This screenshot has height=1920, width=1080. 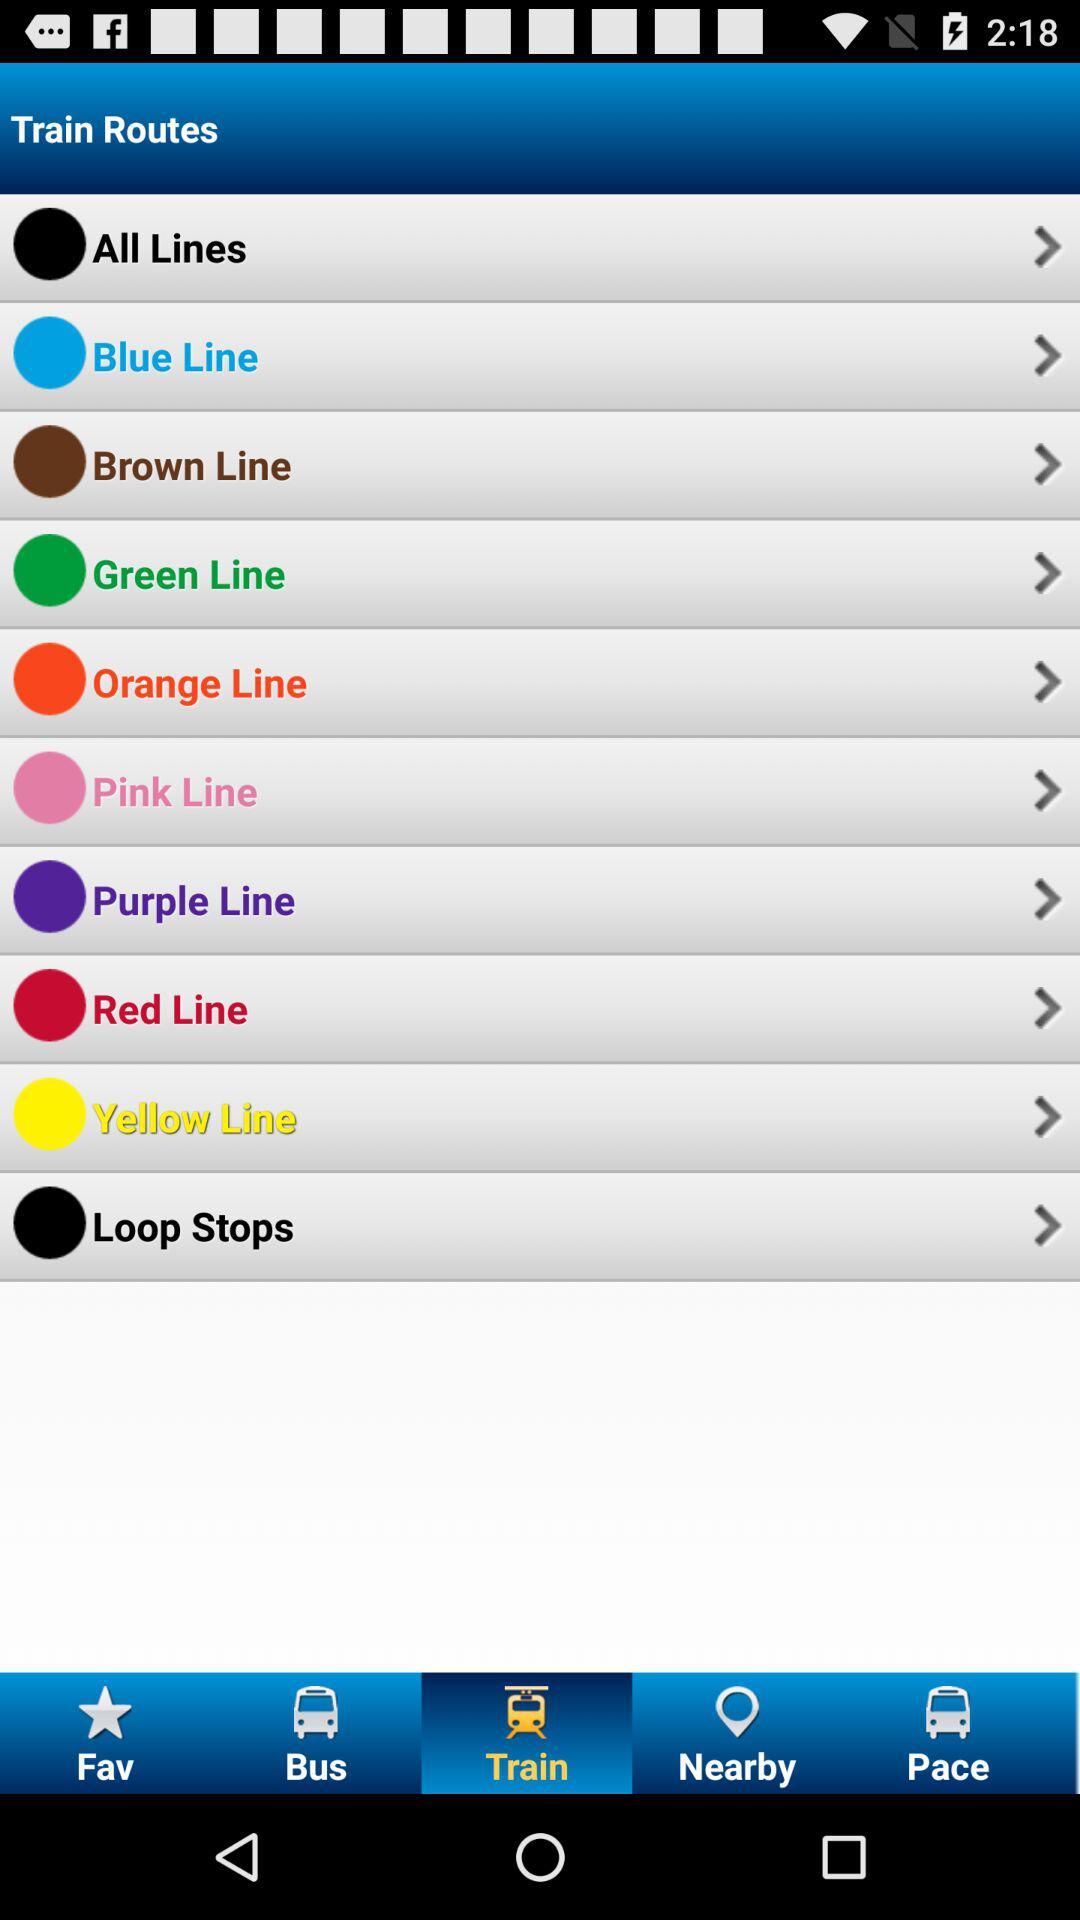 I want to click on the item above the pace, so click(x=1044, y=1224).